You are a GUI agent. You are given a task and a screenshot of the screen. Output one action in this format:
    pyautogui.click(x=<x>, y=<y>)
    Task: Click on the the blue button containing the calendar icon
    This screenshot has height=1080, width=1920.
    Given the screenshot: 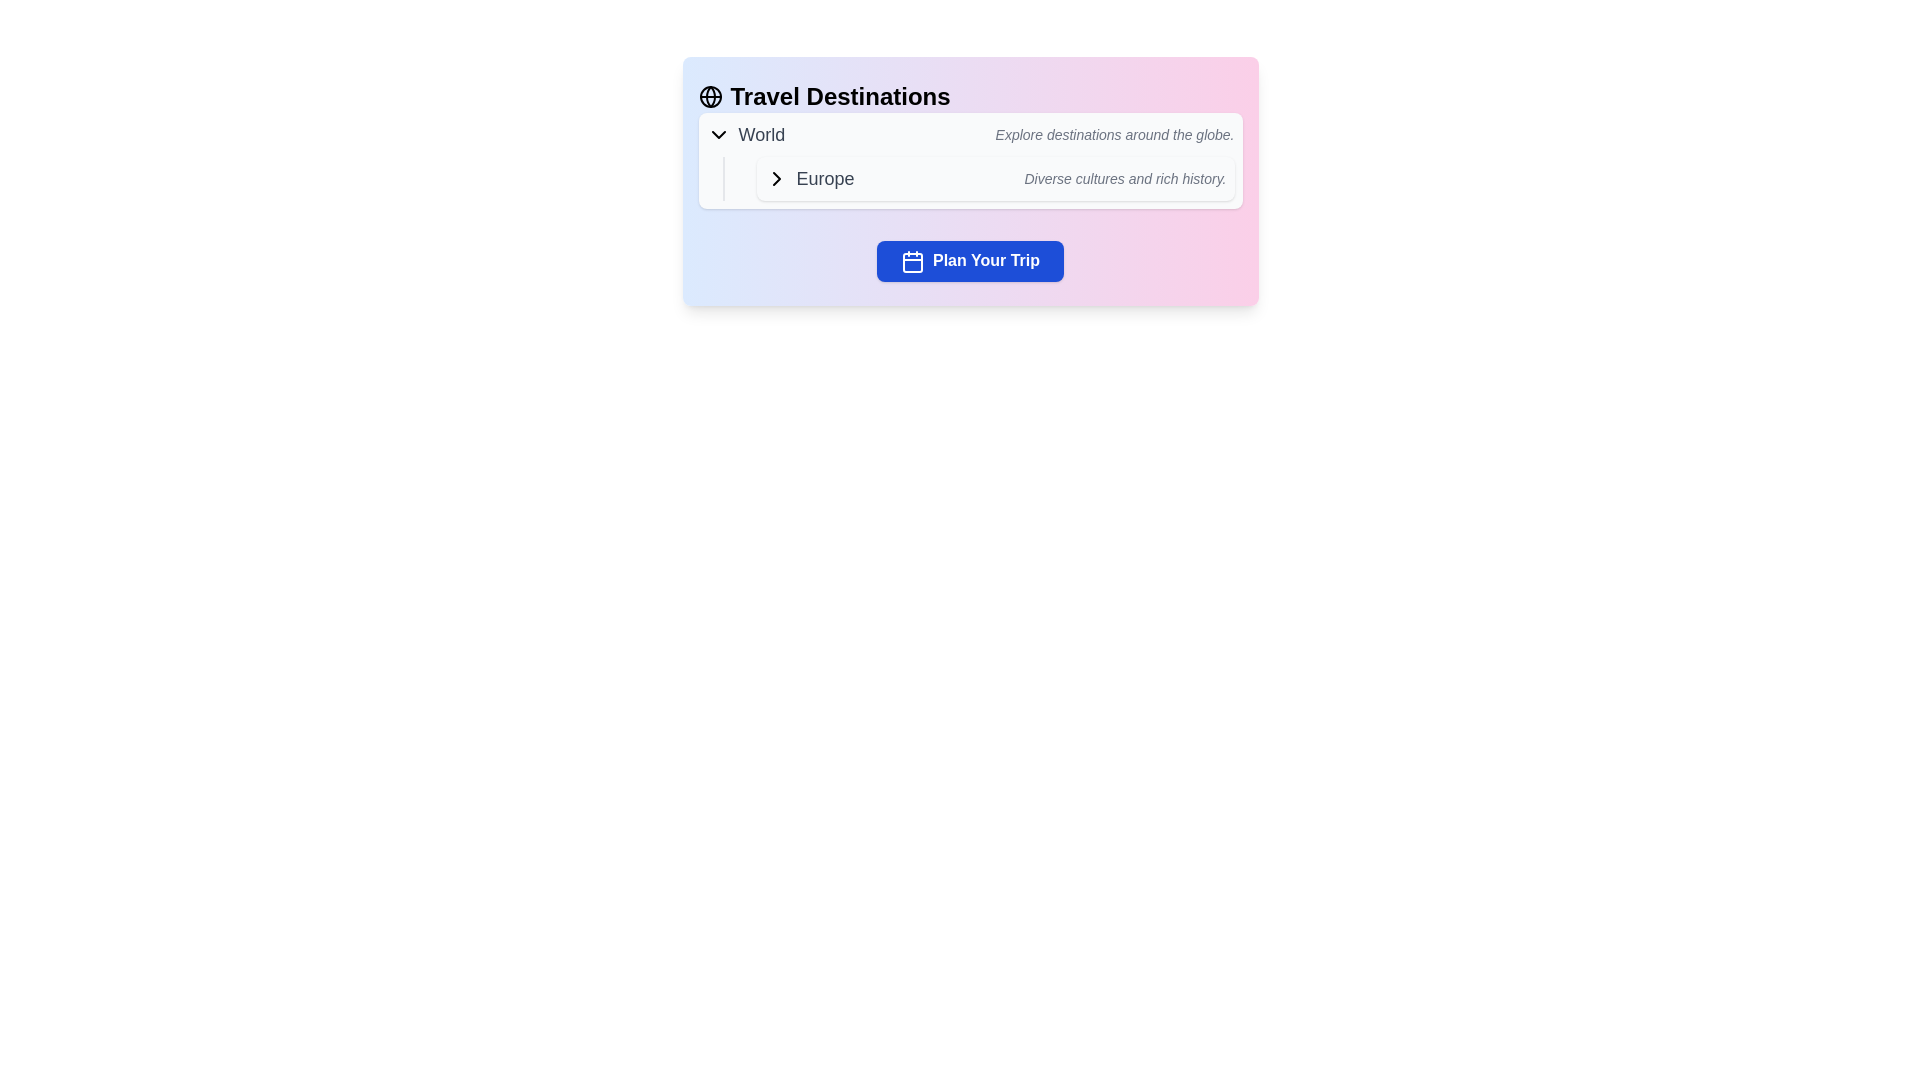 What is the action you would take?
    pyautogui.click(x=911, y=260)
    